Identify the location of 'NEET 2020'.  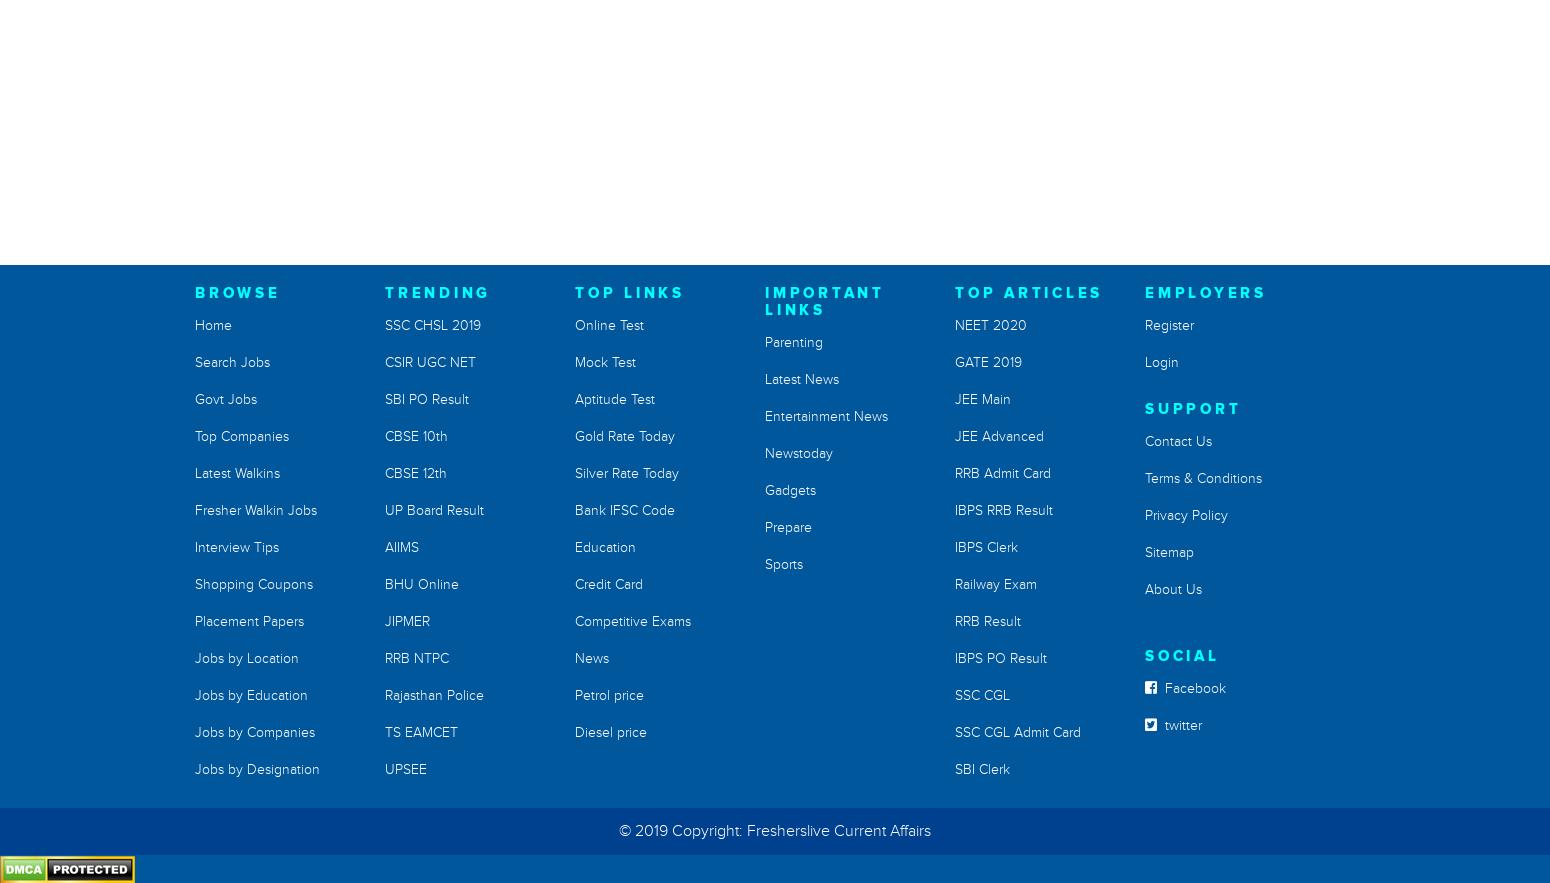
(990, 324).